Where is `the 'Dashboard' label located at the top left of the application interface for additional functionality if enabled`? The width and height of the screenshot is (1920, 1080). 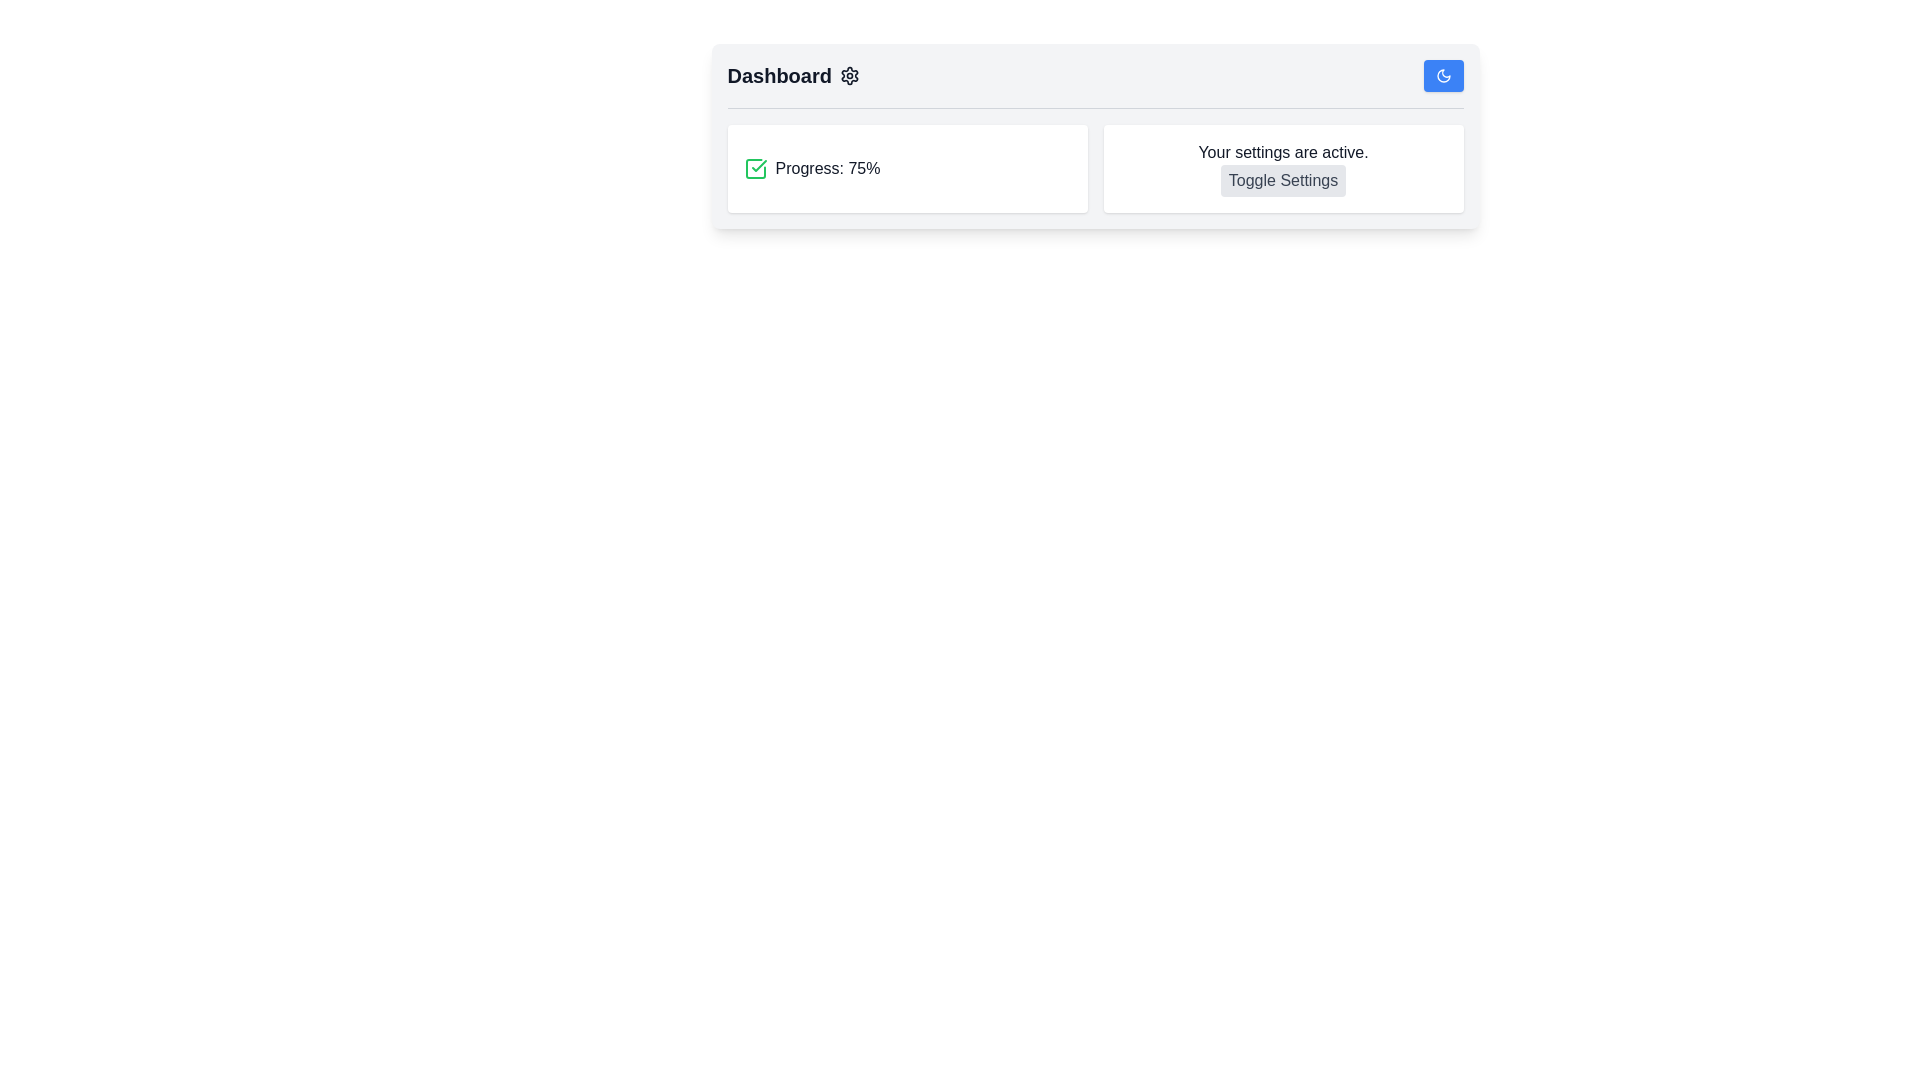 the 'Dashboard' label located at the top left of the application interface for additional functionality if enabled is located at coordinates (792, 75).